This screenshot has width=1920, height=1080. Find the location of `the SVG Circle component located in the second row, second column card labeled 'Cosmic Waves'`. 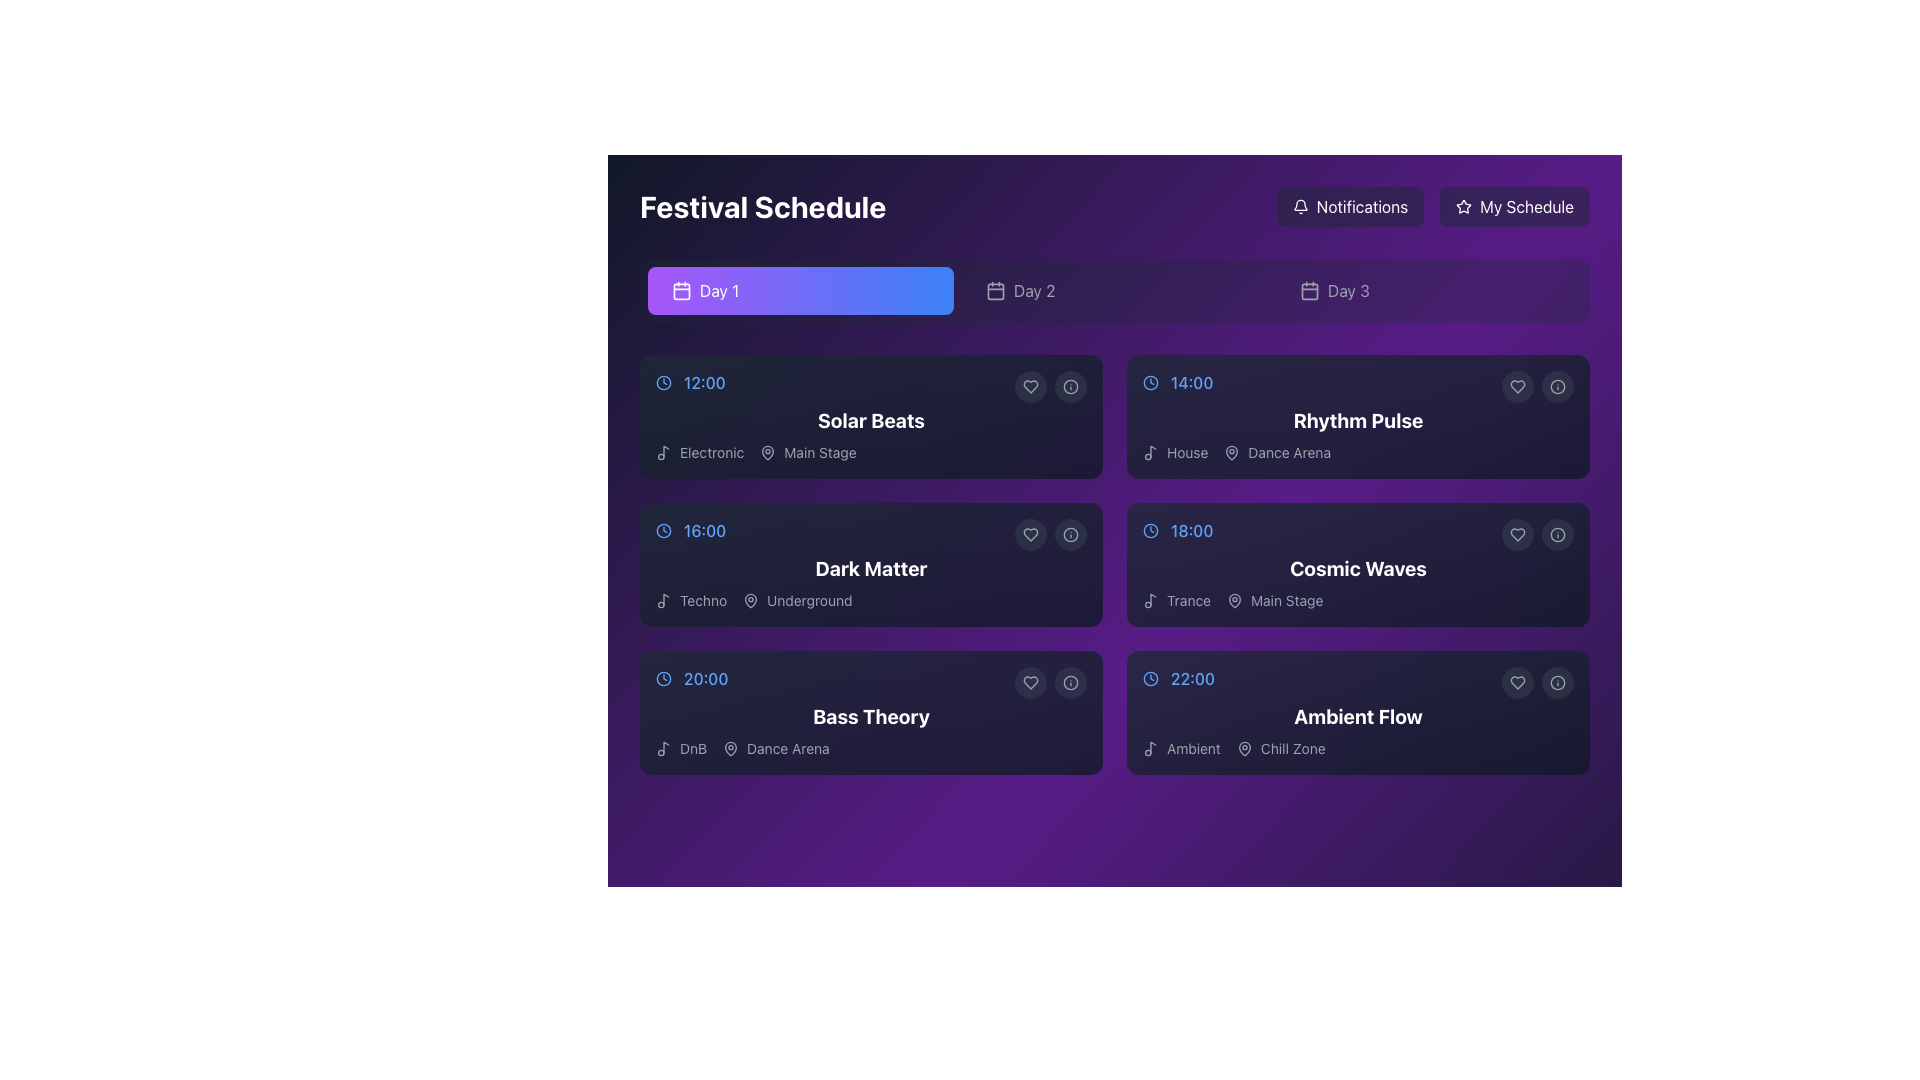

the SVG Circle component located in the second row, second column card labeled 'Cosmic Waves' is located at coordinates (1557, 534).